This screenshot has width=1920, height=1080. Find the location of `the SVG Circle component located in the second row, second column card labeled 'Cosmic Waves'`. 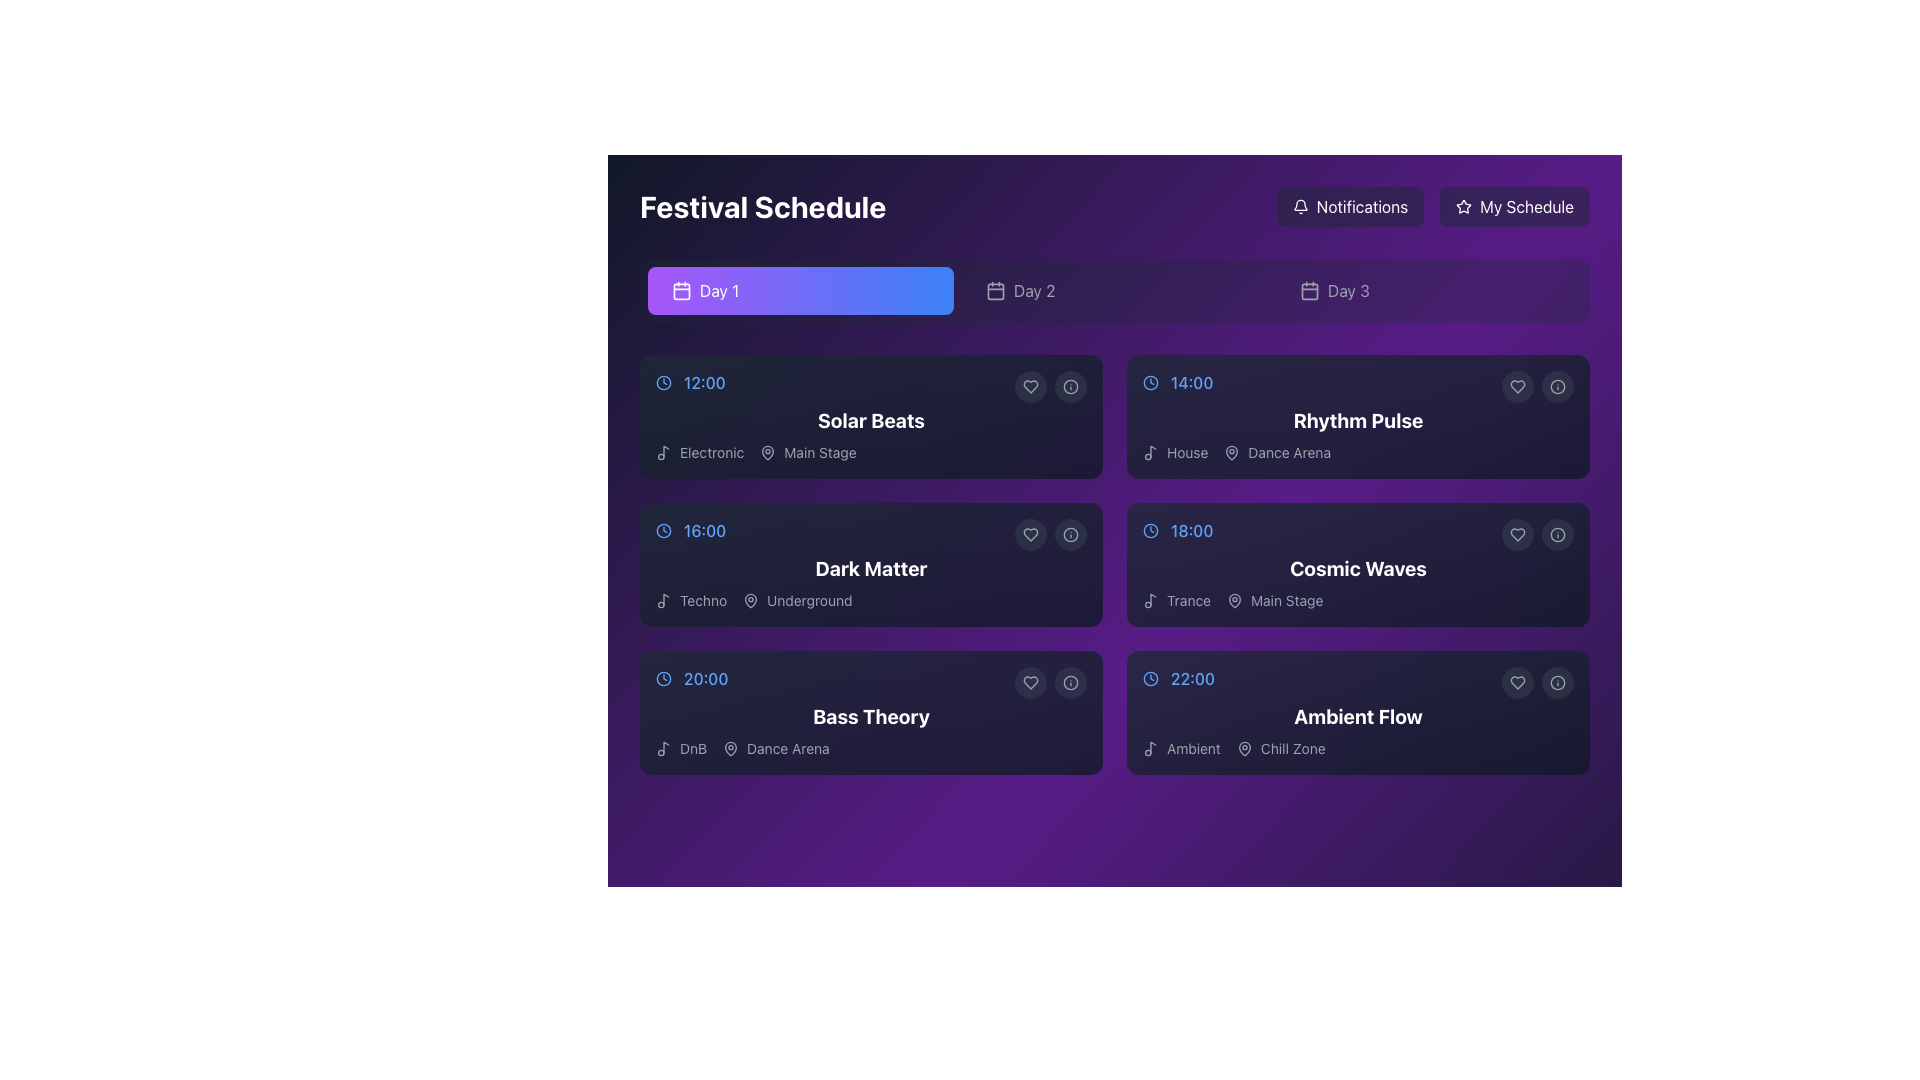

the SVG Circle component located in the second row, second column card labeled 'Cosmic Waves' is located at coordinates (1557, 534).